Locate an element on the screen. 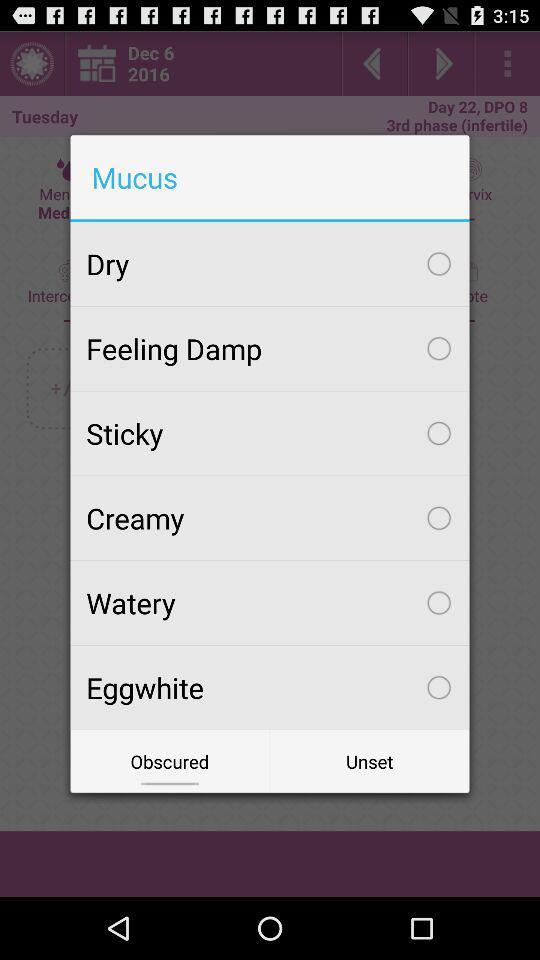 This screenshot has height=960, width=540. item above sticky is located at coordinates (270, 348).